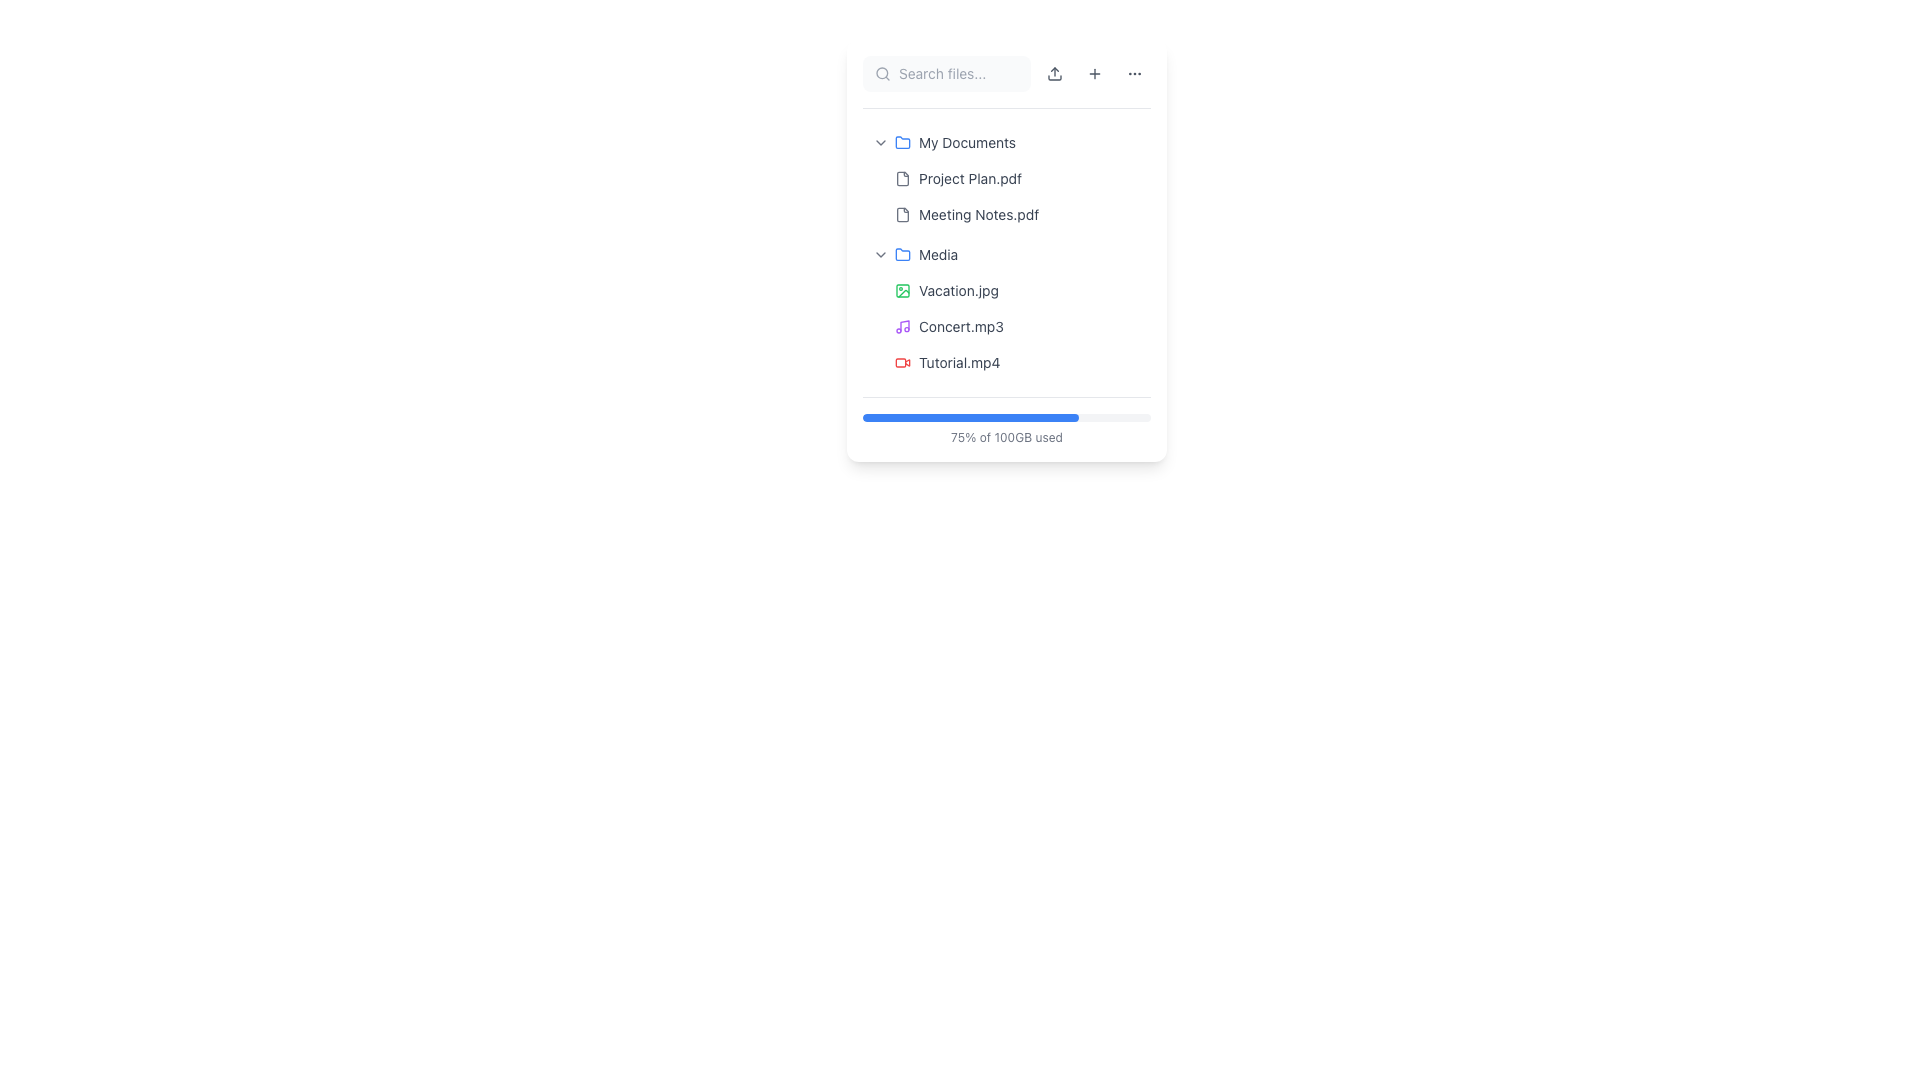  What do you see at coordinates (970, 416) in the screenshot?
I see `the progress indicator, which is a horizontal blue bar with a rounded design, representing the filled portion of a progress bar at the bottom of a white panel layout` at bounding box center [970, 416].